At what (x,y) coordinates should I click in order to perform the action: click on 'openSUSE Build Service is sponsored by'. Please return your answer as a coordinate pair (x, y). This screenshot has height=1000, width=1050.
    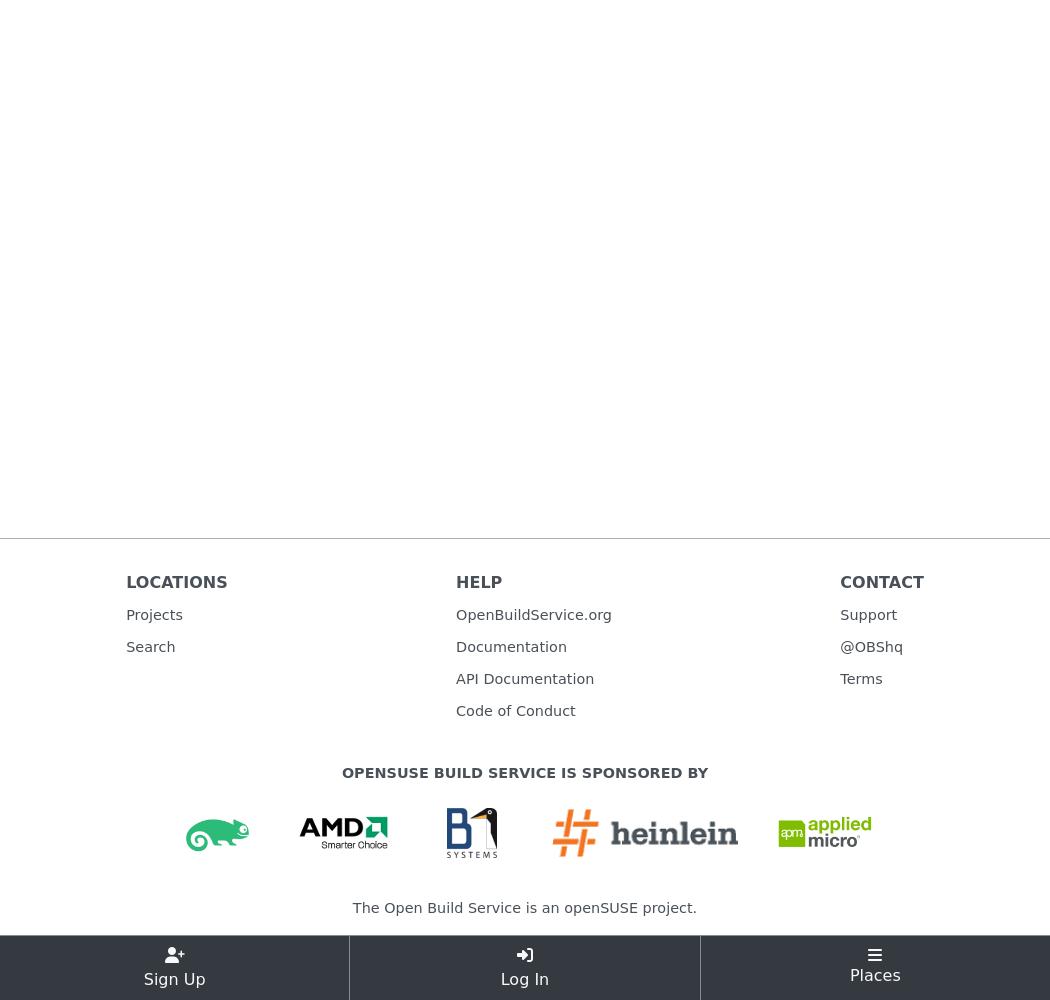
    Looking at the image, I should click on (340, 772).